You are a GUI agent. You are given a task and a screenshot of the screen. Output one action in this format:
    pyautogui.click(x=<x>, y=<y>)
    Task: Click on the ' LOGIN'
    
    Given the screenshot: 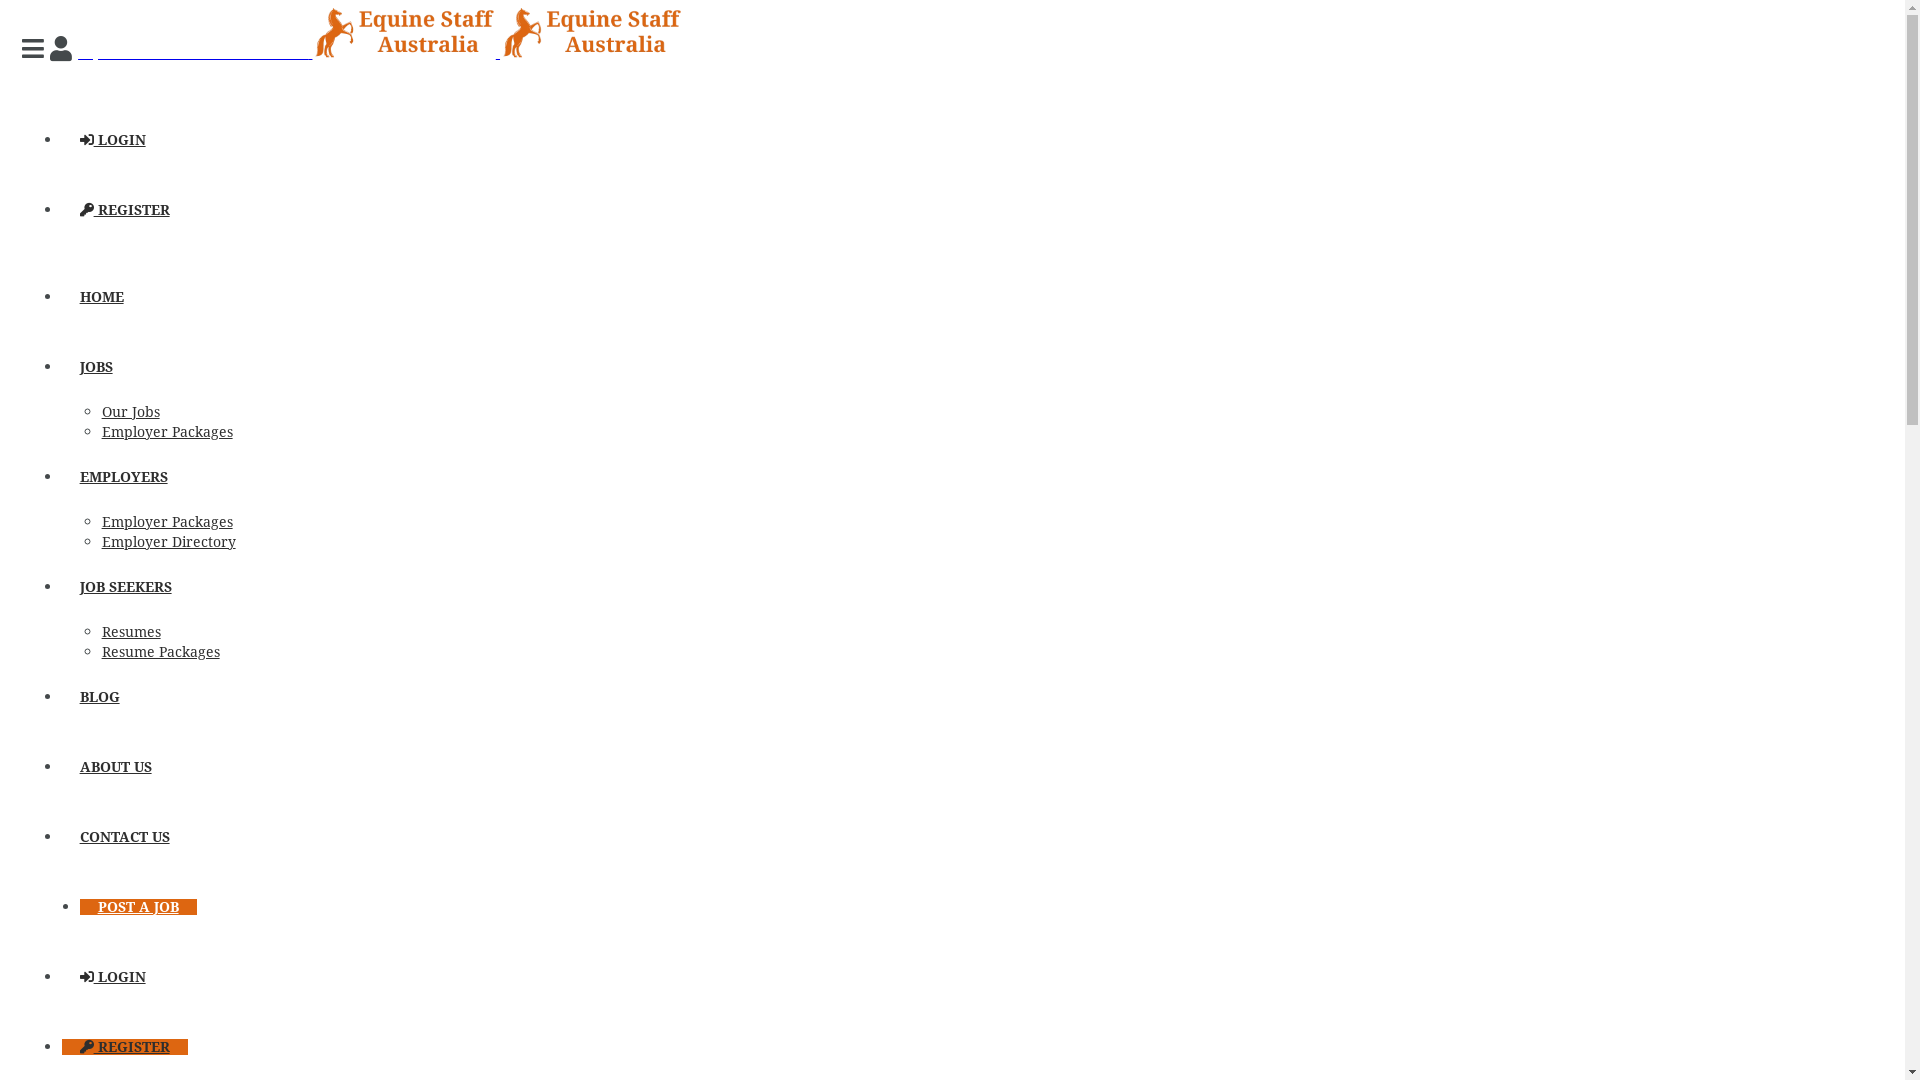 What is the action you would take?
    pyautogui.click(x=112, y=138)
    